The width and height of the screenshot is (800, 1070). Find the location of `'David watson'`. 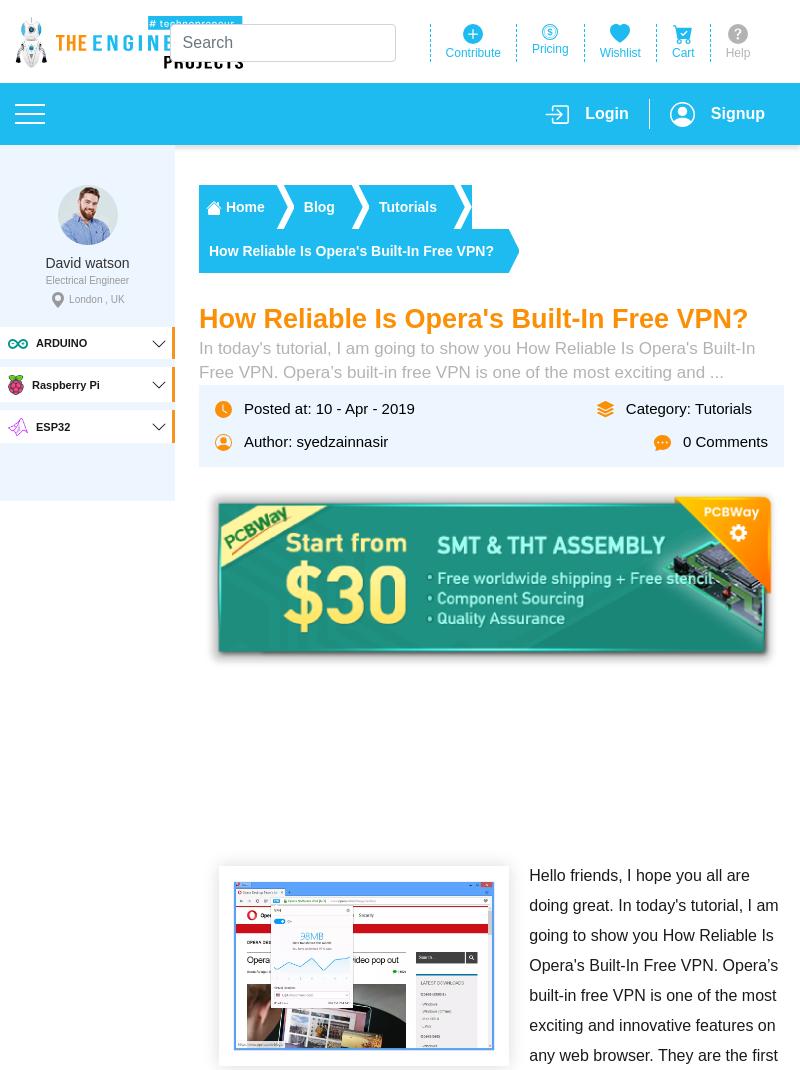

'David watson' is located at coordinates (86, 262).